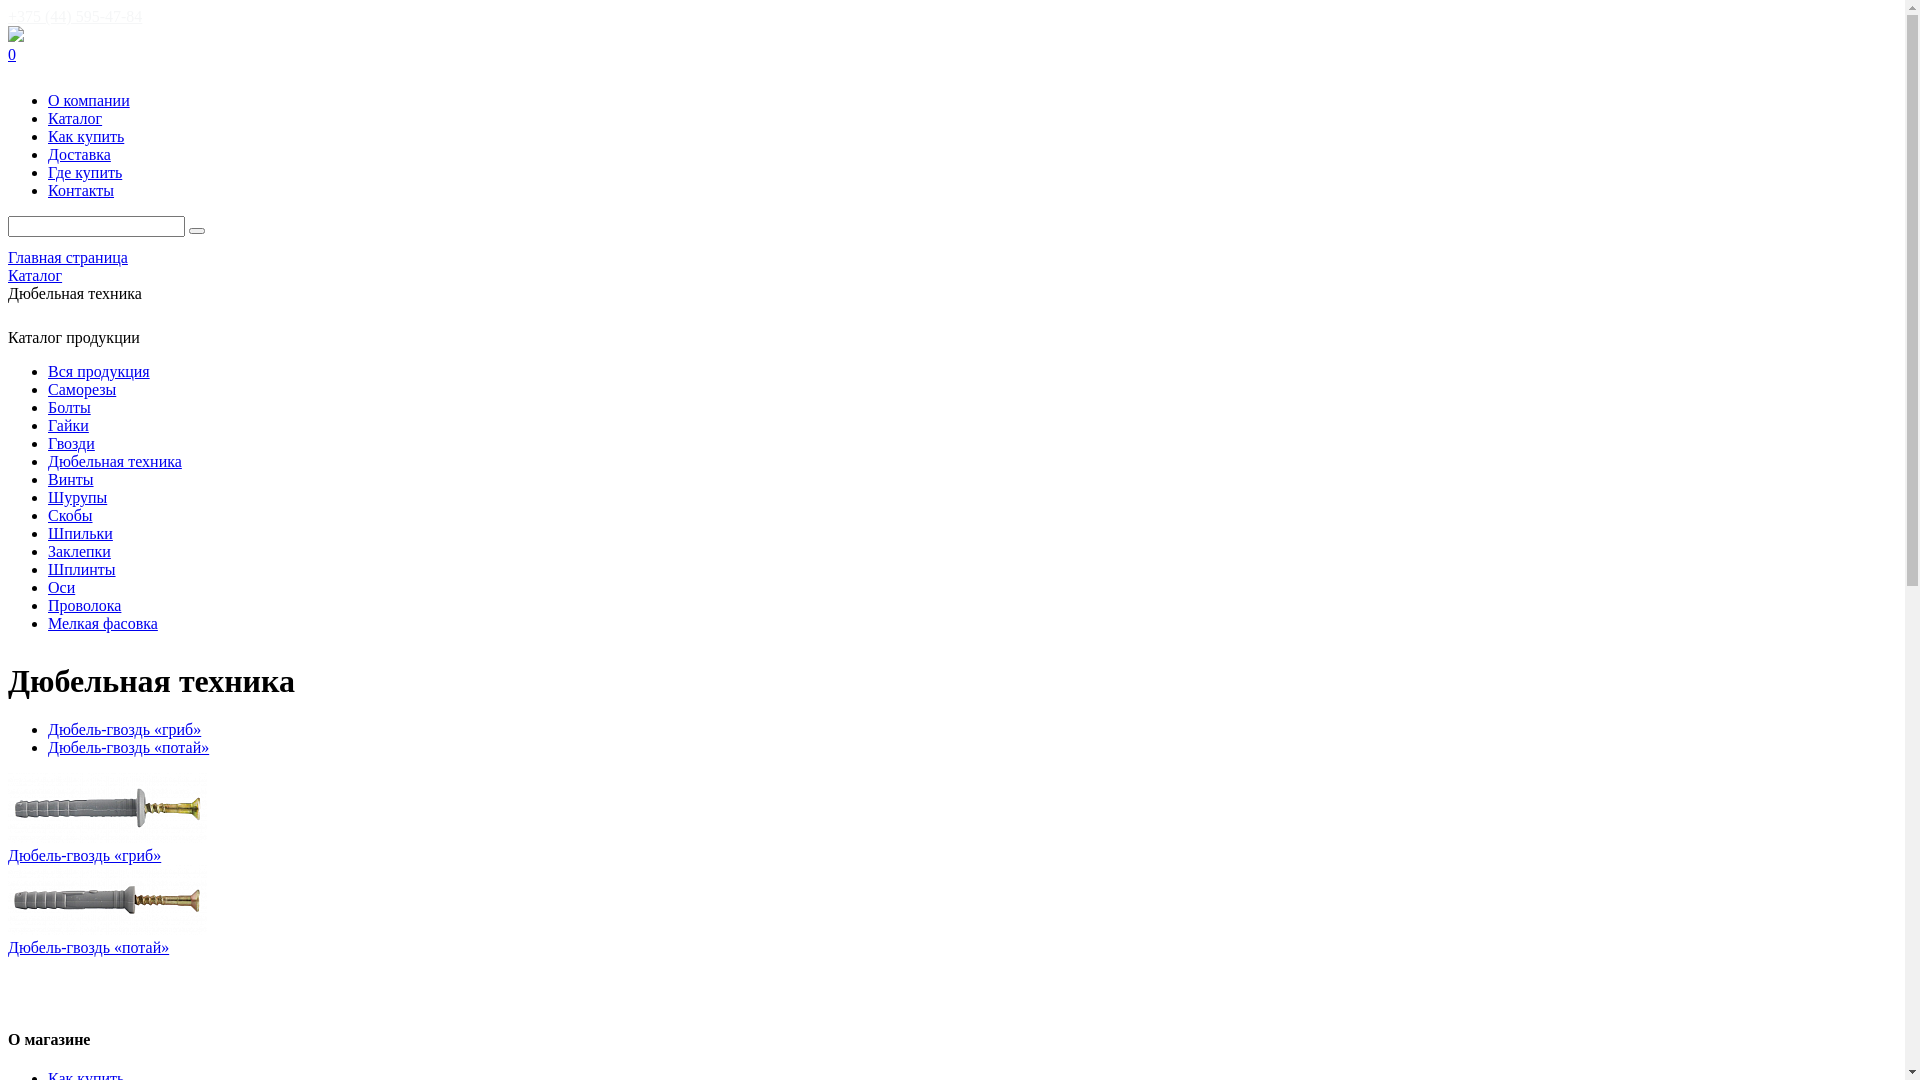 The image size is (1920, 1080). Describe the element at coordinates (75, 16) in the screenshot. I see `'+375 (44) 595-47-84'` at that location.